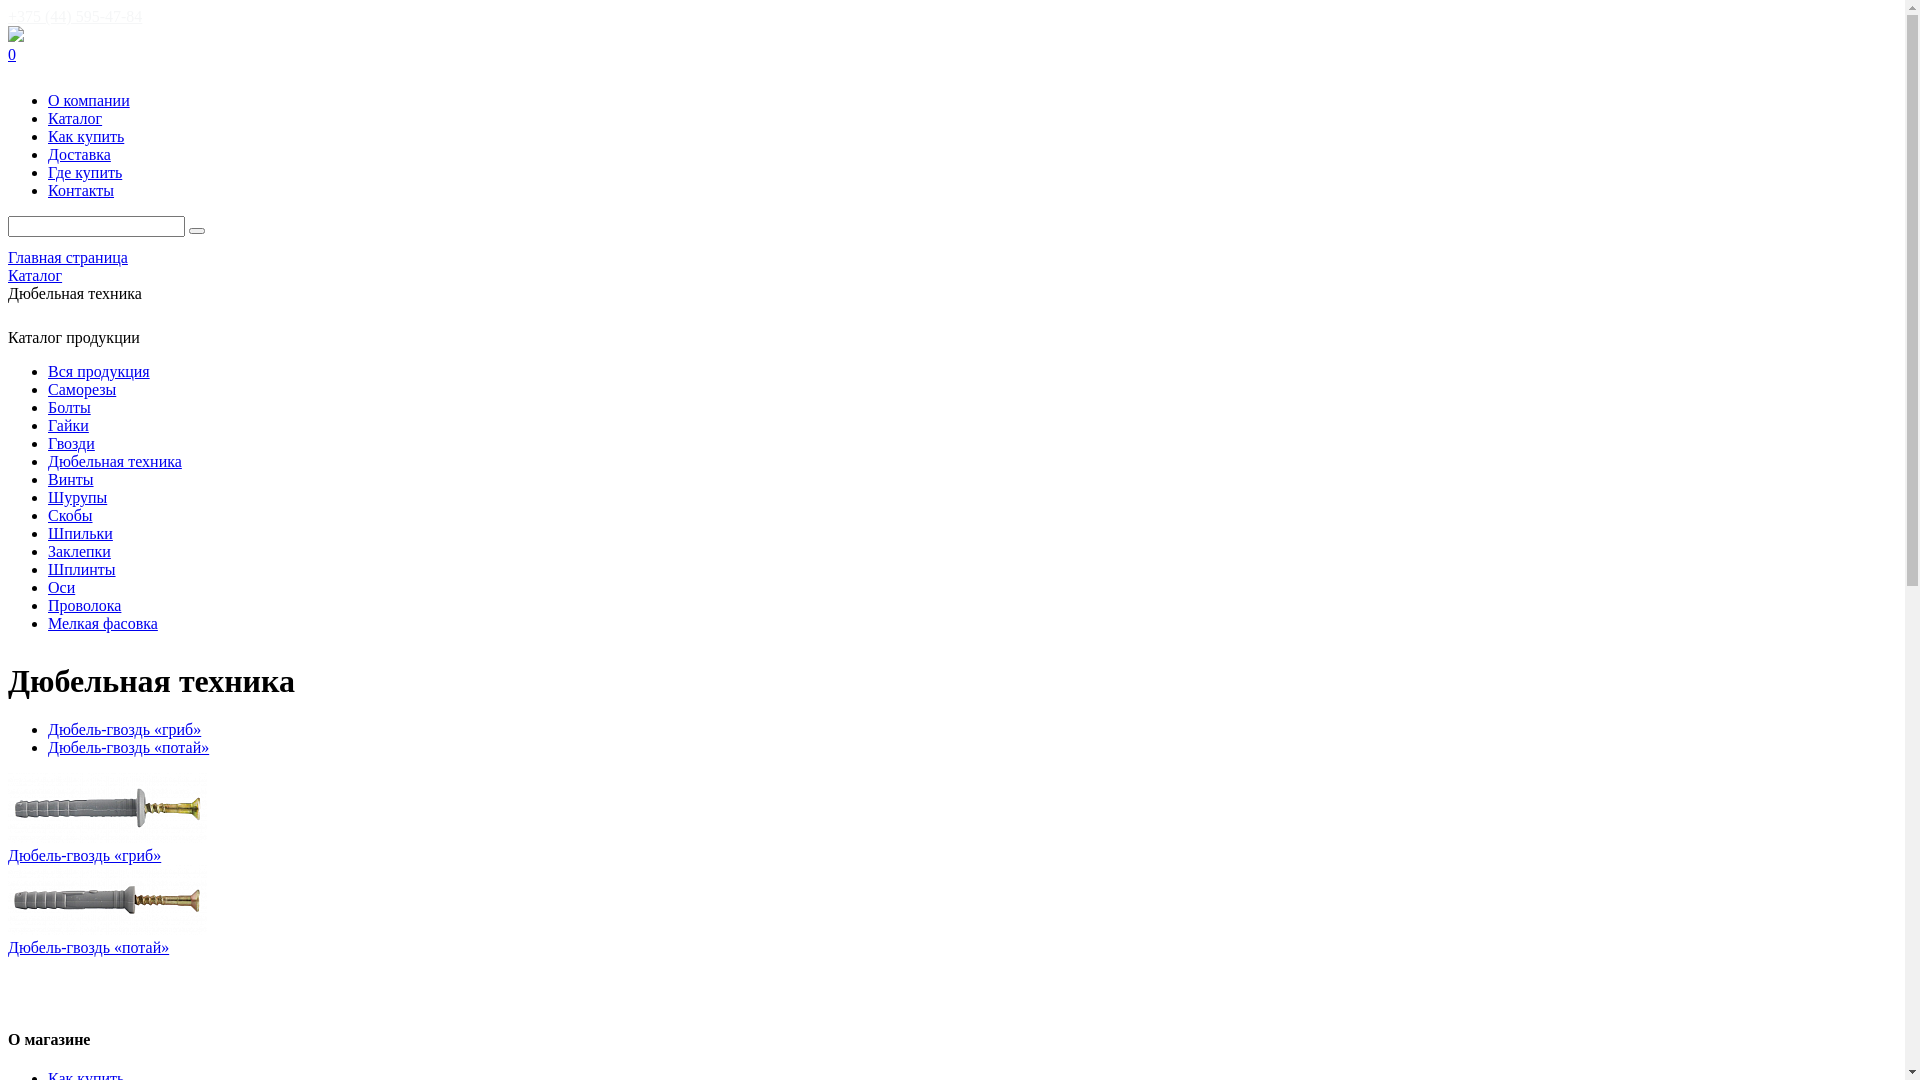 The image size is (1920, 1080). Describe the element at coordinates (75, 16) in the screenshot. I see `'+375 (44) 595-47-84'` at that location.